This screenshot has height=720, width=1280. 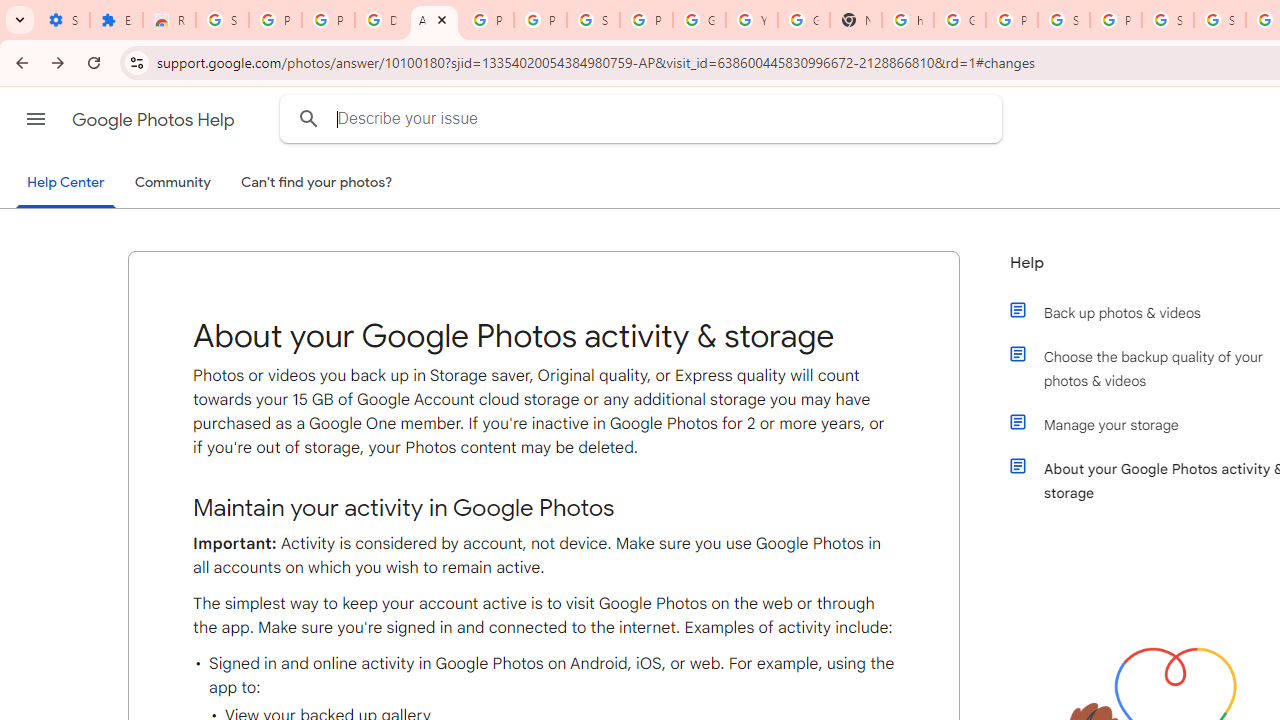 I want to click on 'Main menu', so click(x=35, y=119).